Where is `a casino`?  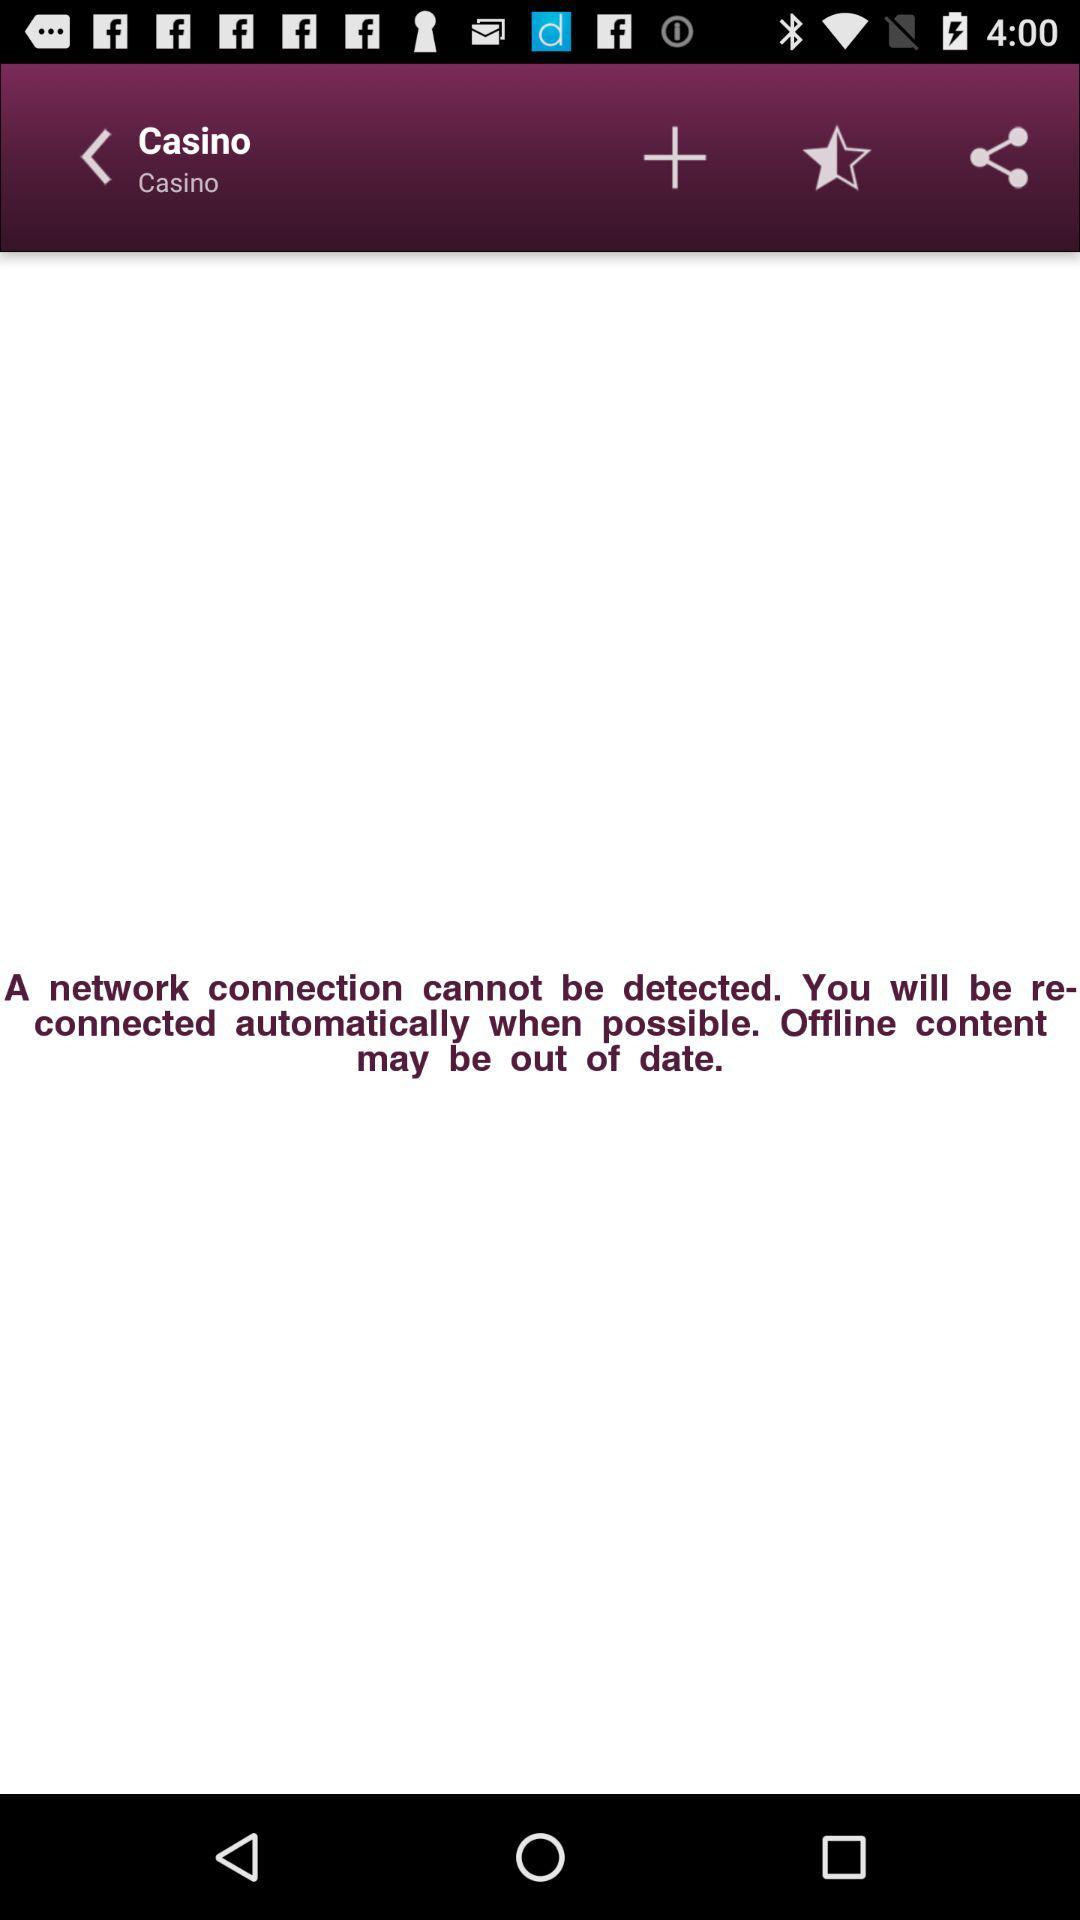
a casino is located at coordinates (675, 156).